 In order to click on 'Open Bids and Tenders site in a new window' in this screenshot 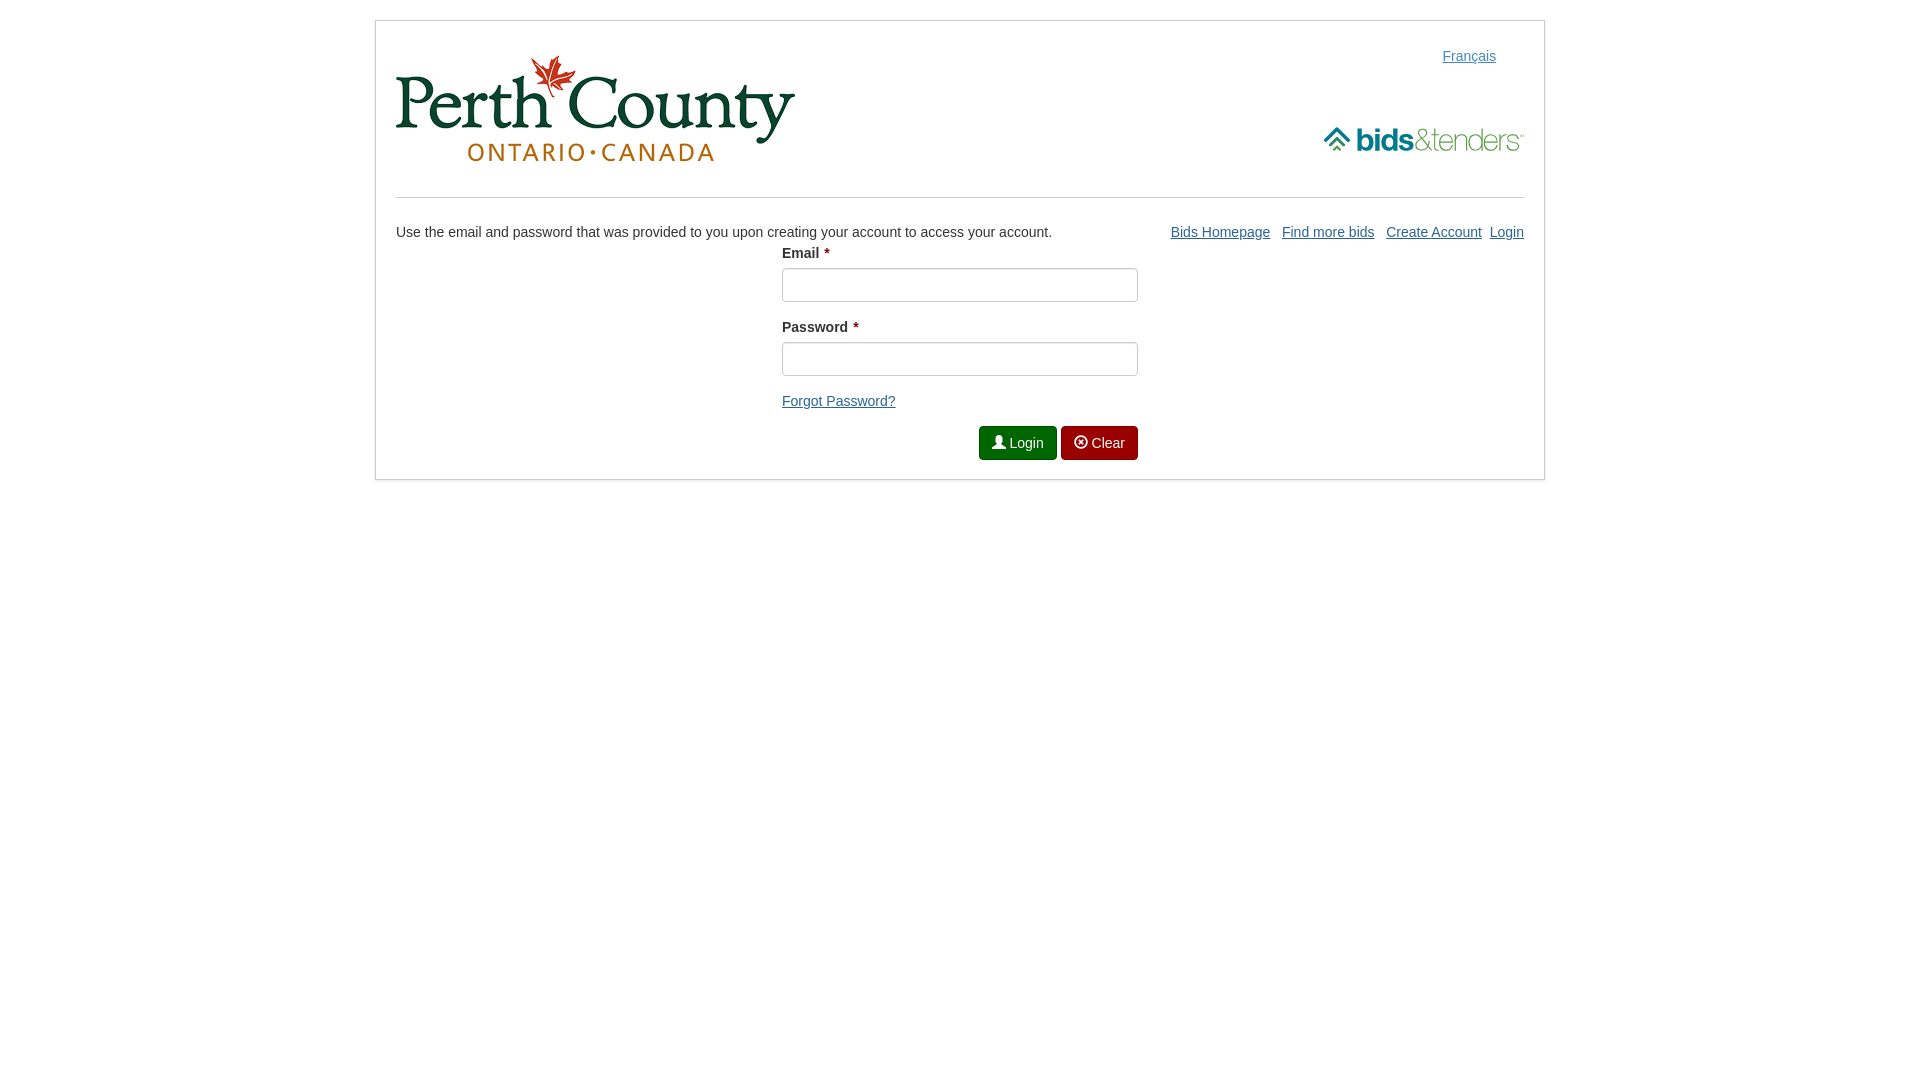, I will do `click(1423, 137)`.